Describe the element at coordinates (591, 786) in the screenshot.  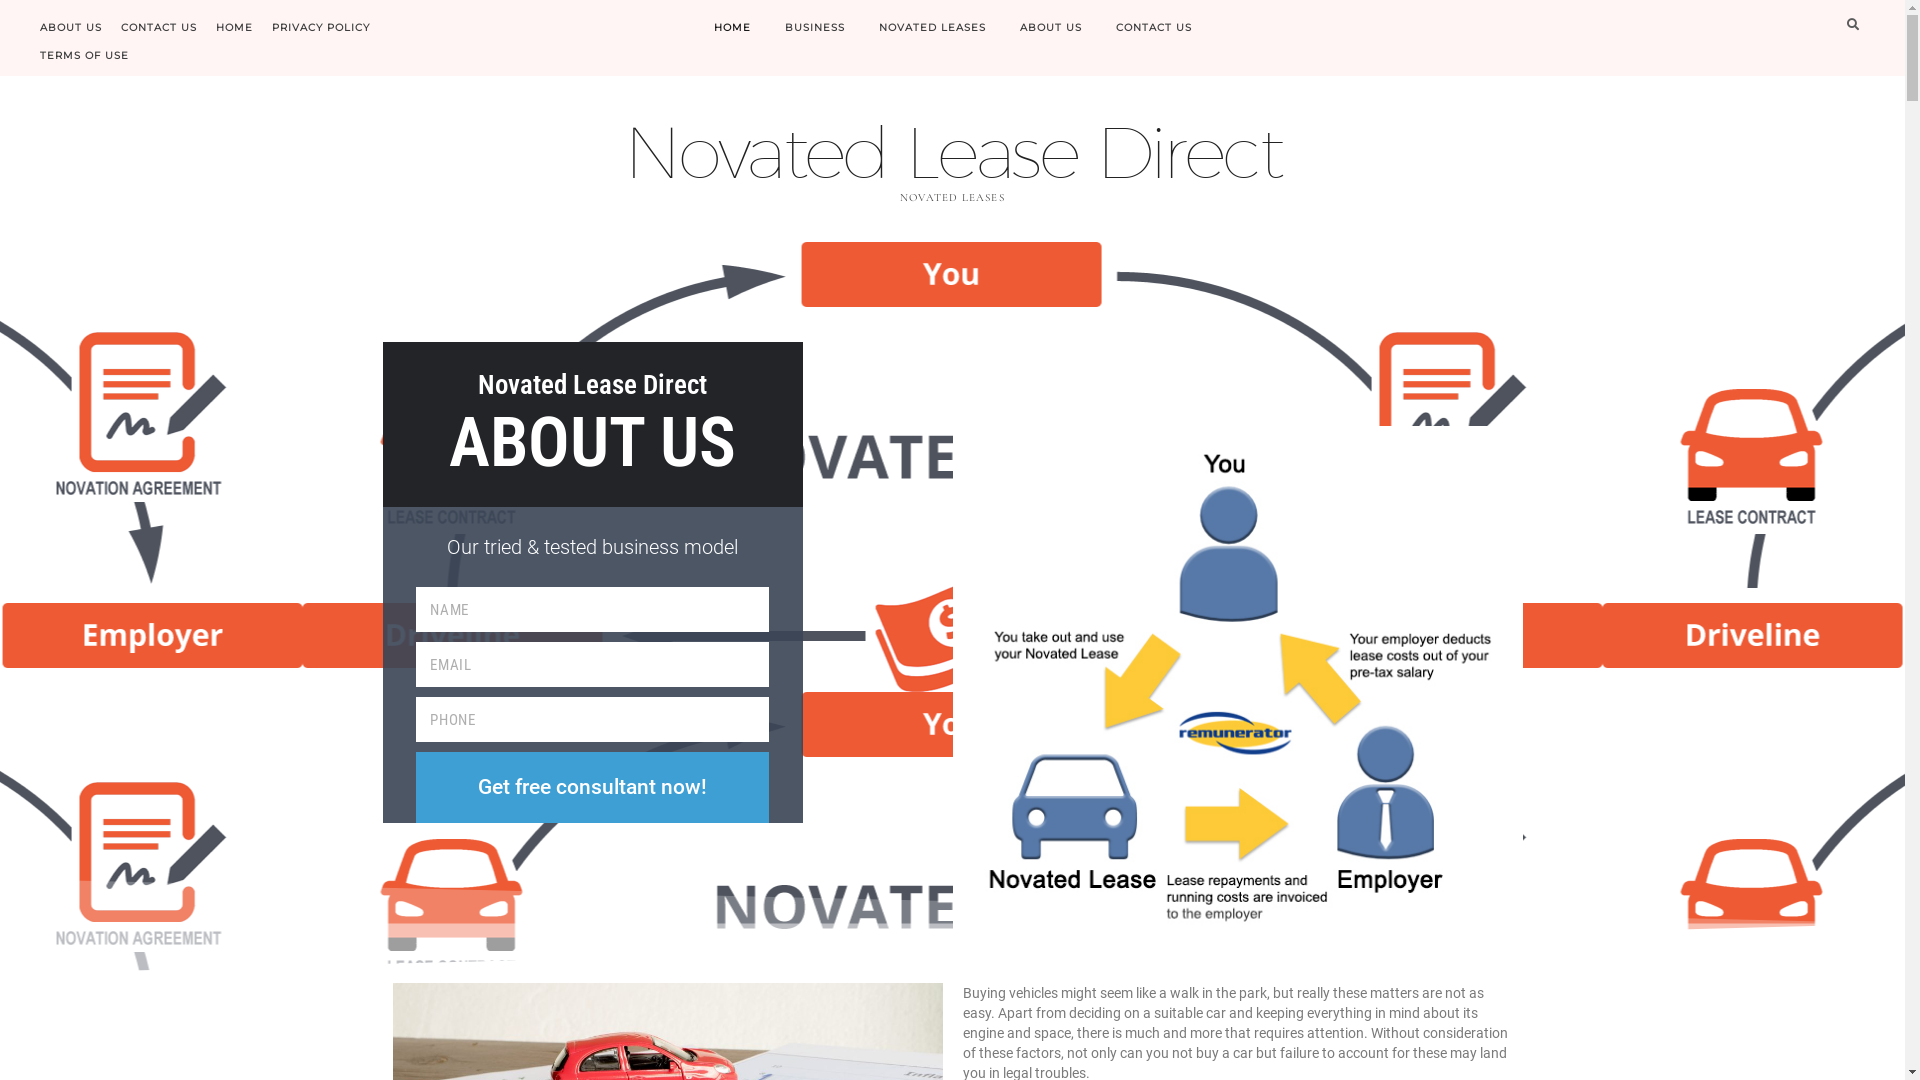
I see `'Get free consultant now!'` at that location.